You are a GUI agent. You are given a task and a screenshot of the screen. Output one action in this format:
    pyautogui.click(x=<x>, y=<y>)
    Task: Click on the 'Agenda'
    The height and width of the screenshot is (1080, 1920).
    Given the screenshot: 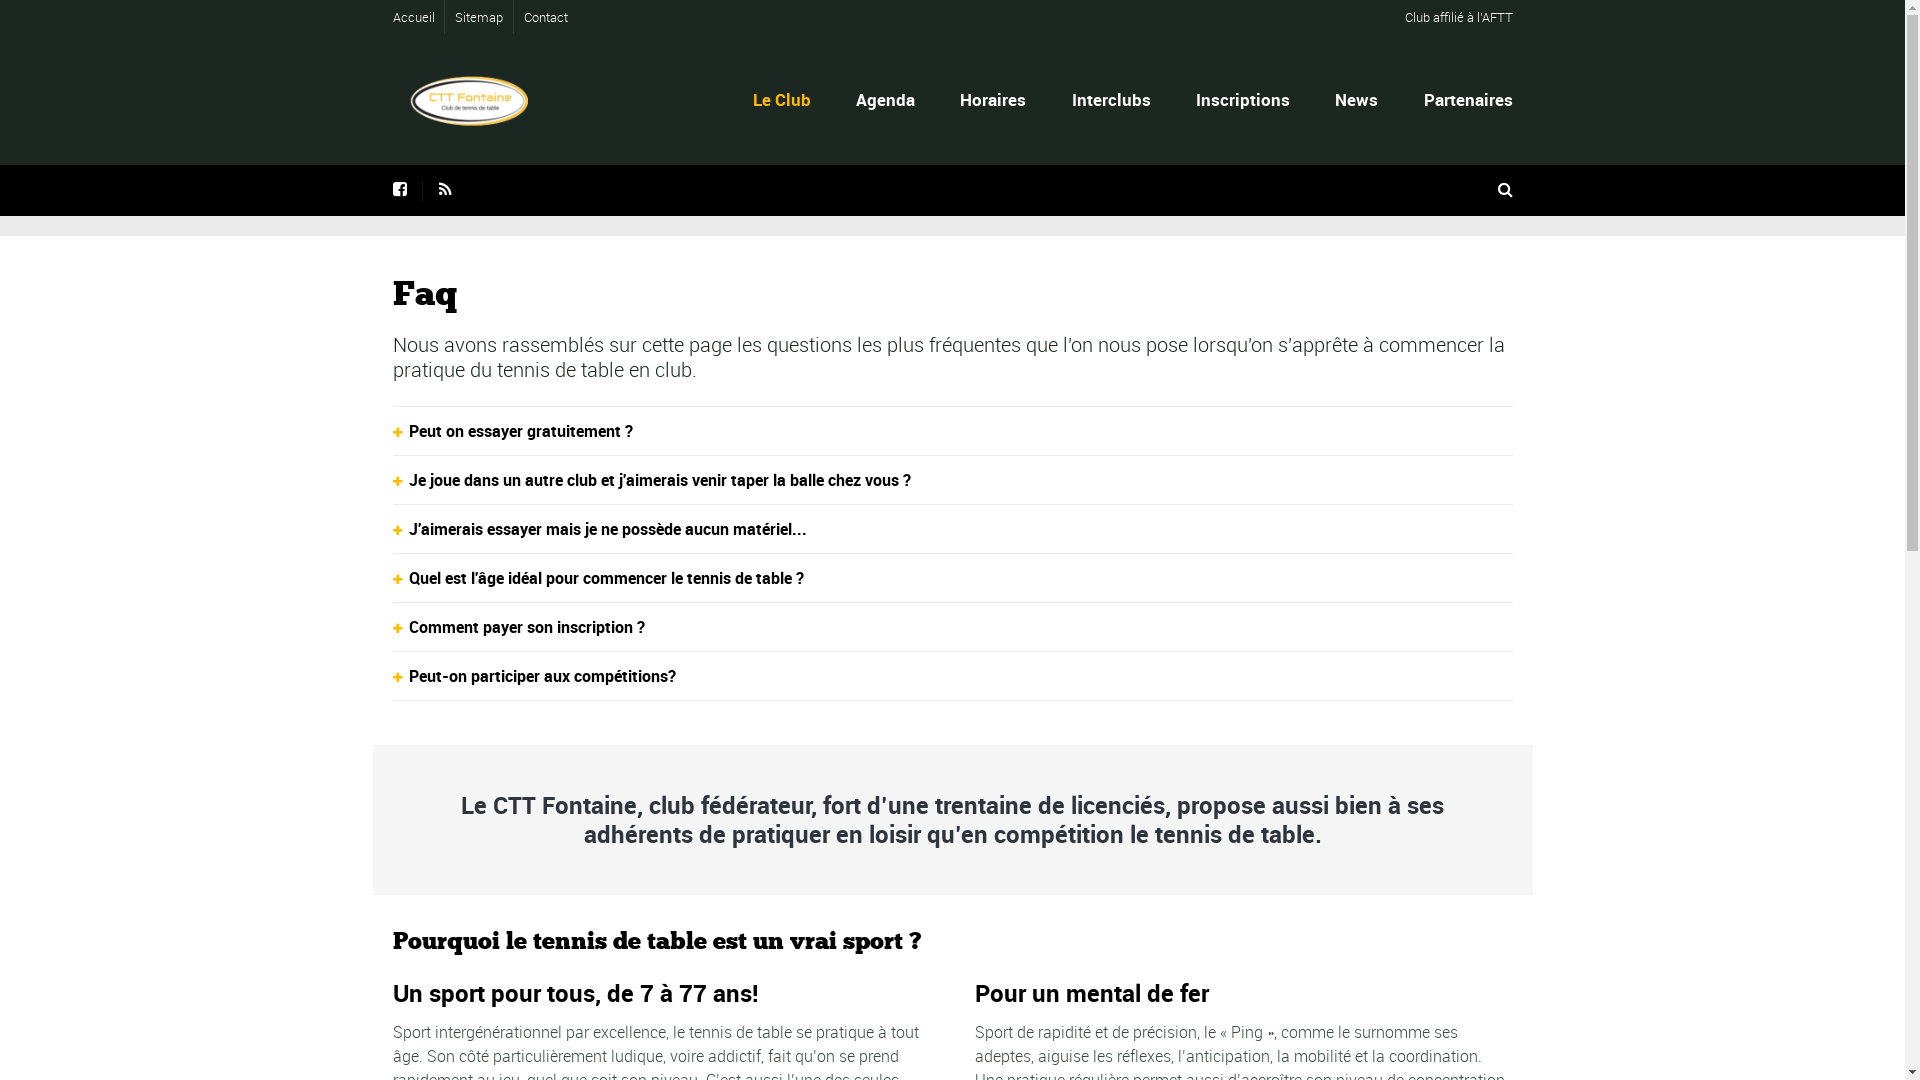 What is the action you would take?
    pyautogui.click(x=851, y=99)
    